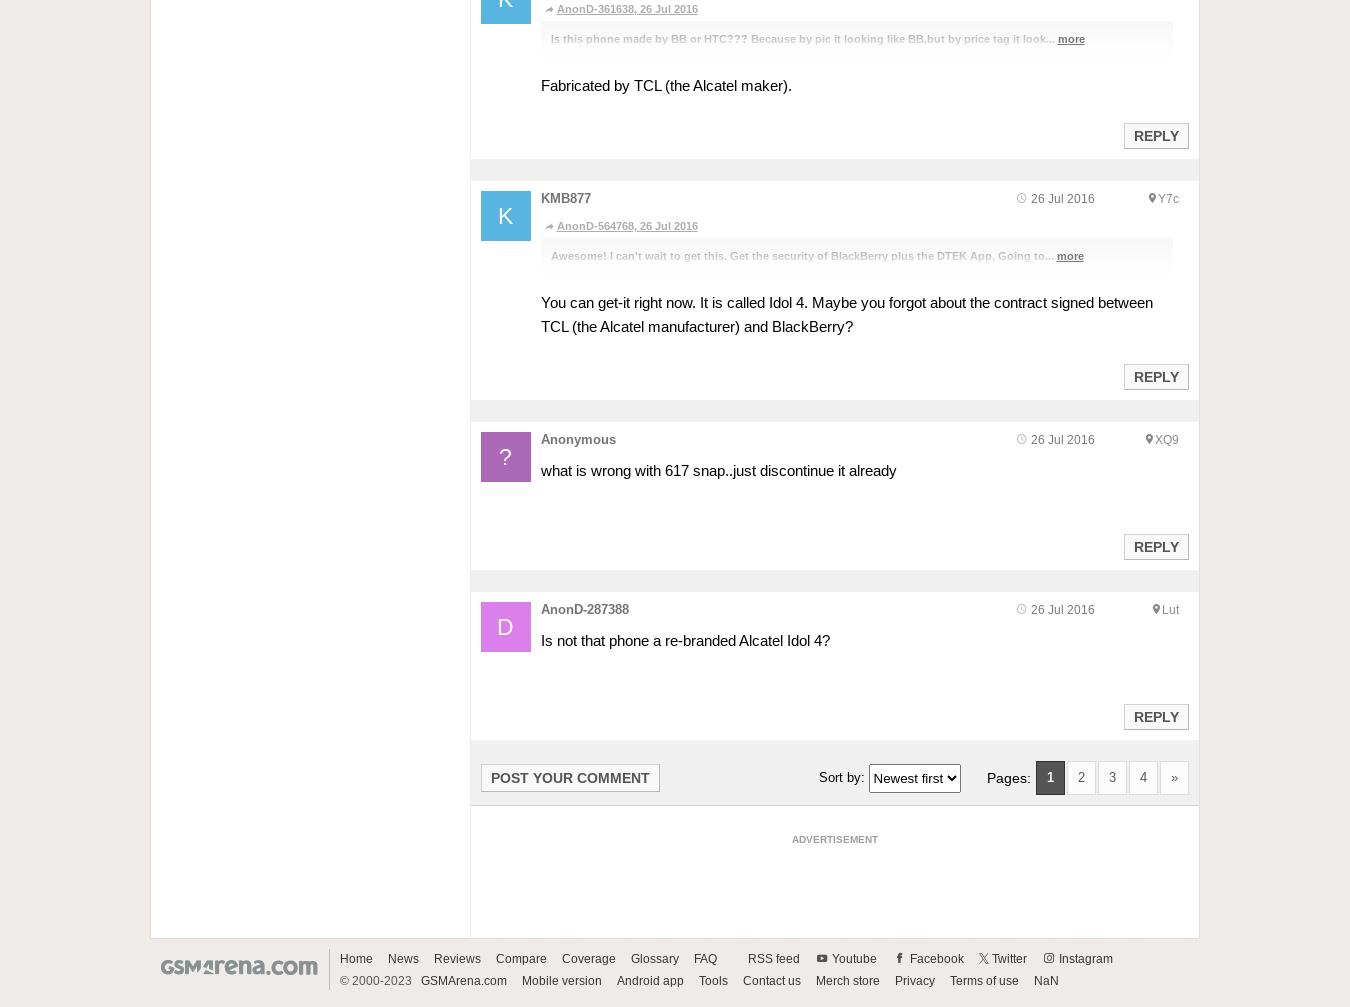 The image size is (1350, 1007). Describe the element at coordinates (402, 956) in the screenshot. I see `'News'` at that location.